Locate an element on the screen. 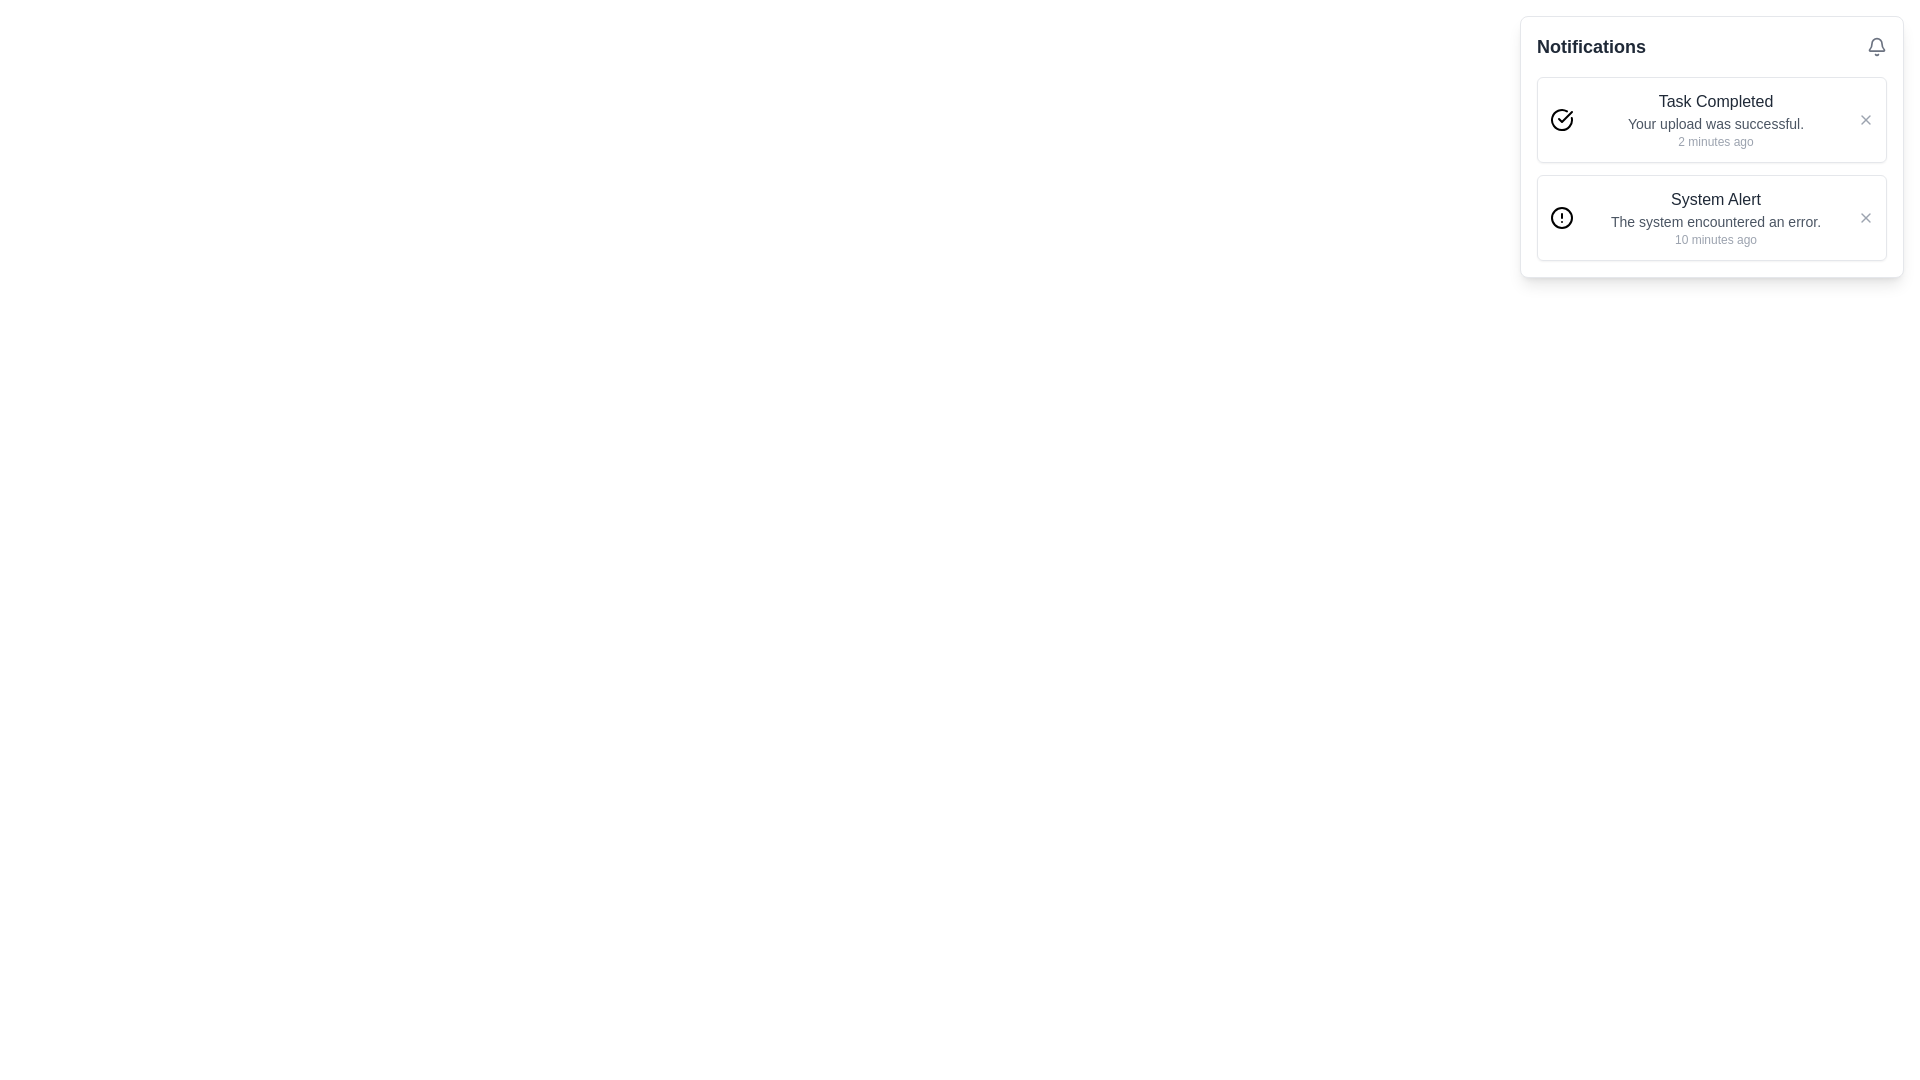  the multi-line text block titled 'System Alert', which states 'The system encountered an error.' and includes the timestamp '10 minutes ago' is located at coordinates (1715, 218).